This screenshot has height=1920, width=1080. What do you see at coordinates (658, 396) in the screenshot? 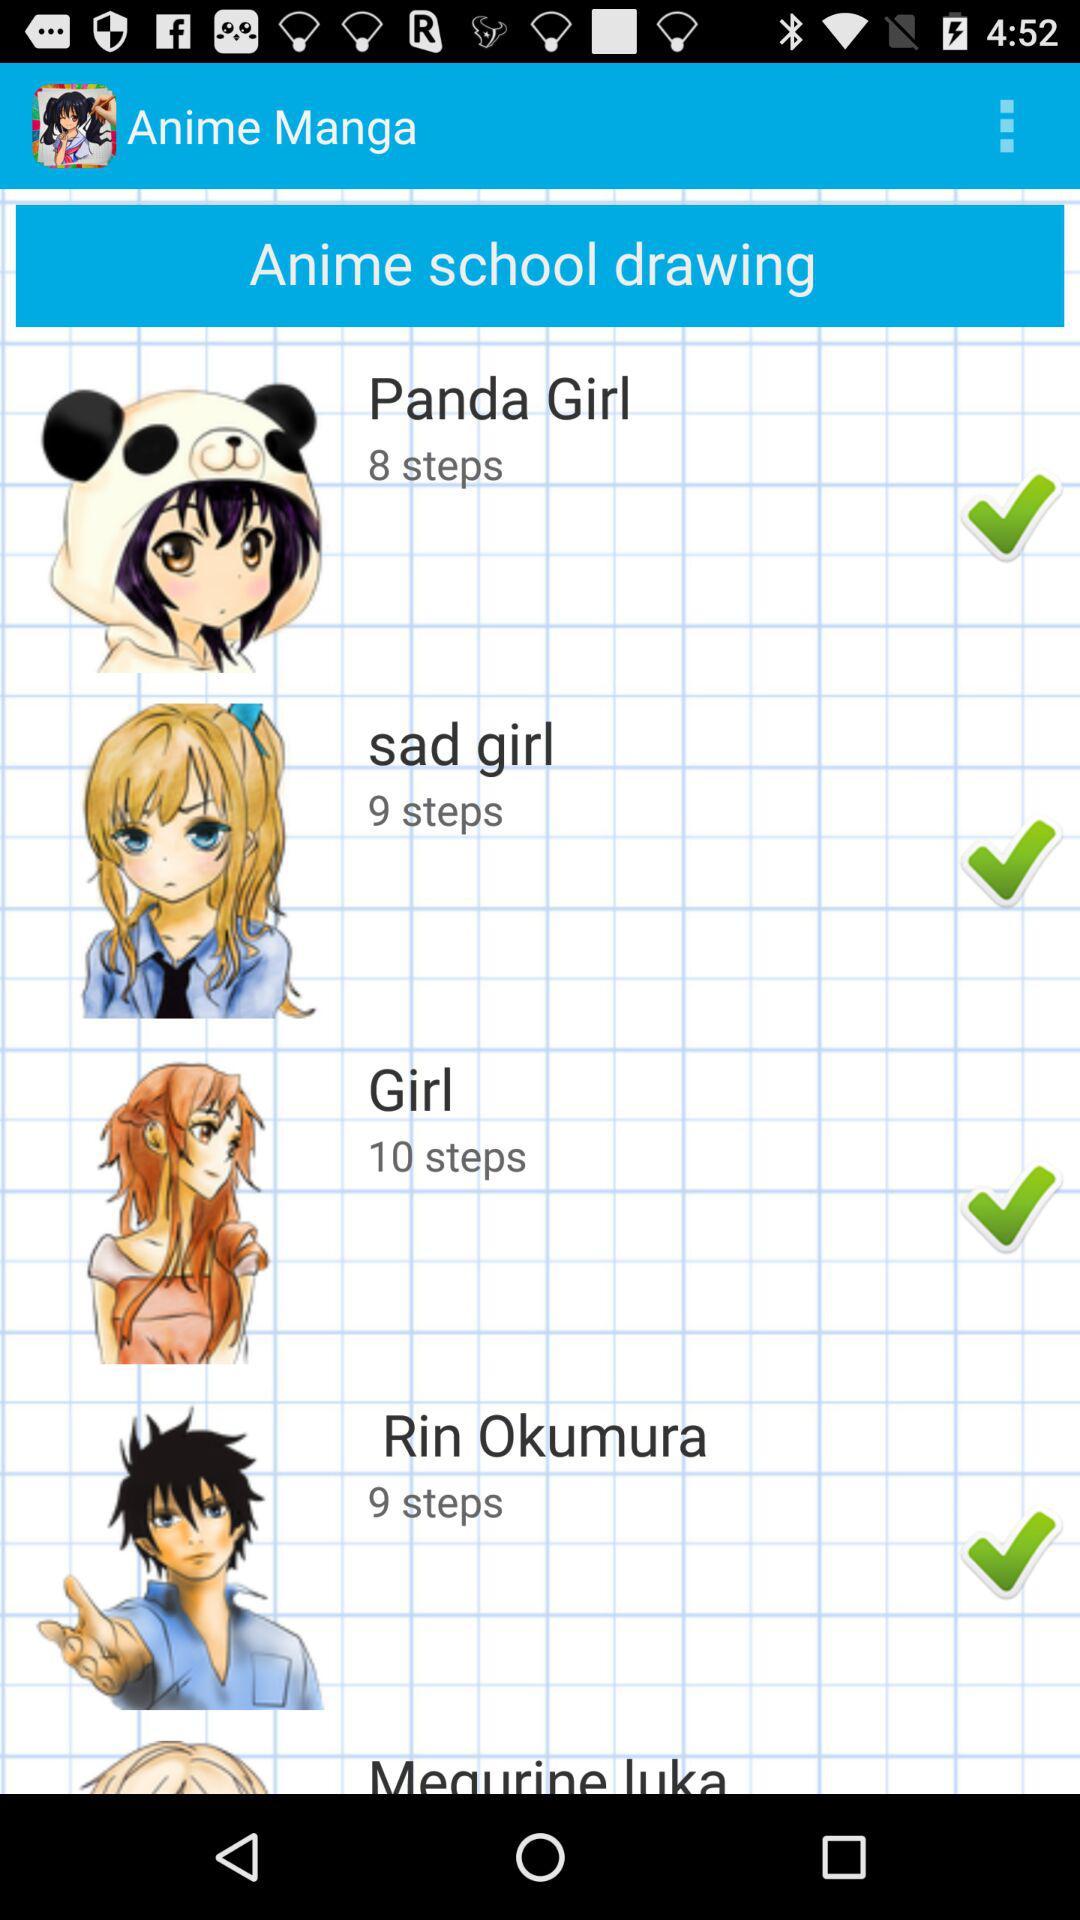
I see `the item above the 8 steps item` at bounding box center [658, 396].